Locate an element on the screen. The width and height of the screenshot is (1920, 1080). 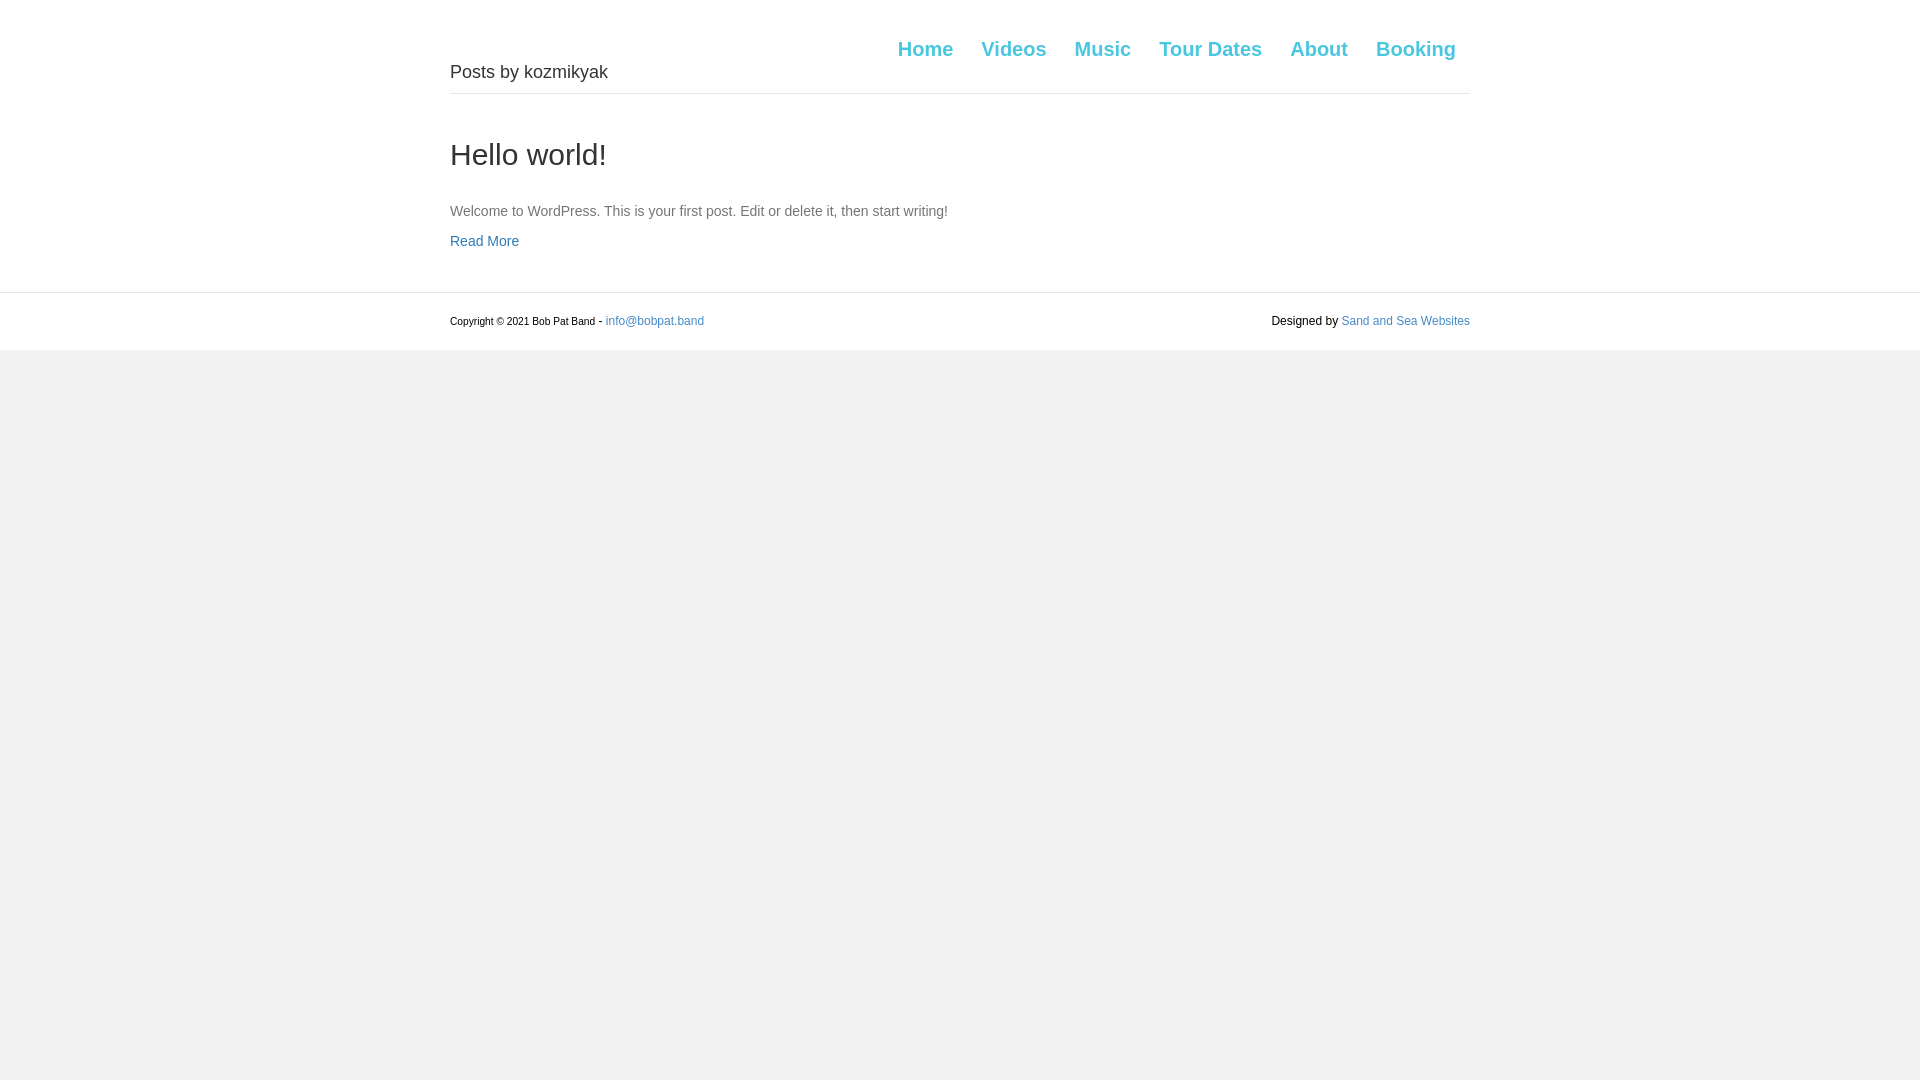
'info@bobpat.band' is located at coordinates (654, 319).